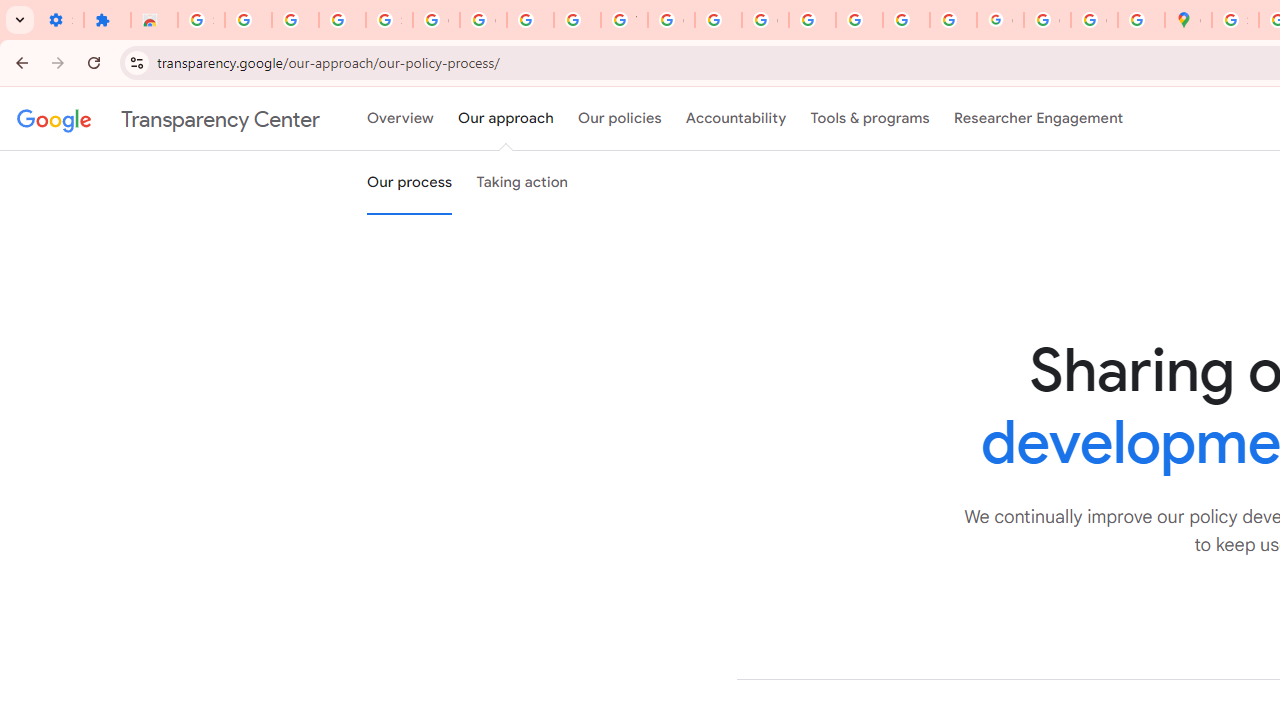 This screenshot has width=1280, height=720. What do you see at coordinates (623, 20) in the screenshot?
I see `'YouTube'` at bounding box center [623, 20].